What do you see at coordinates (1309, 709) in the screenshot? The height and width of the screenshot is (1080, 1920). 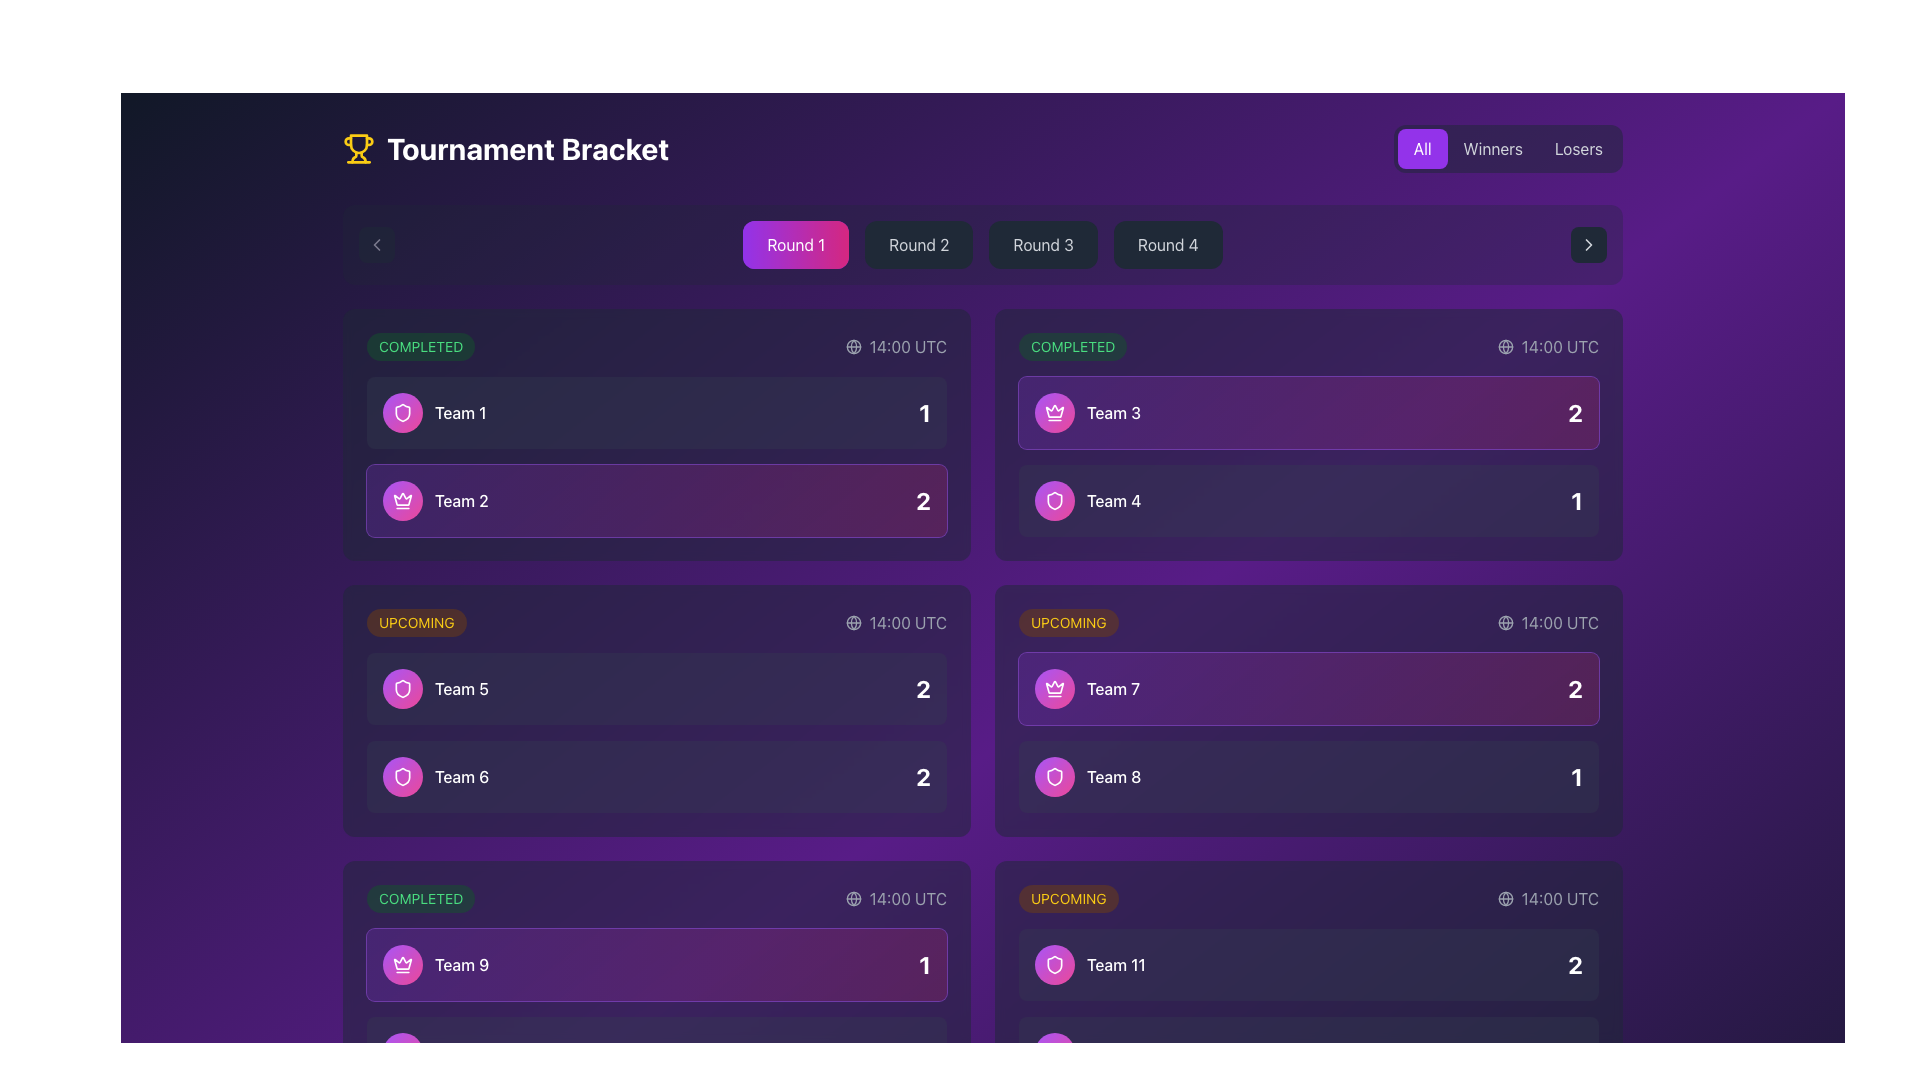 I see `the time displayed on the interactive information card in the second row of the 'Upcoming' section` at bounding box center [1309, 709].